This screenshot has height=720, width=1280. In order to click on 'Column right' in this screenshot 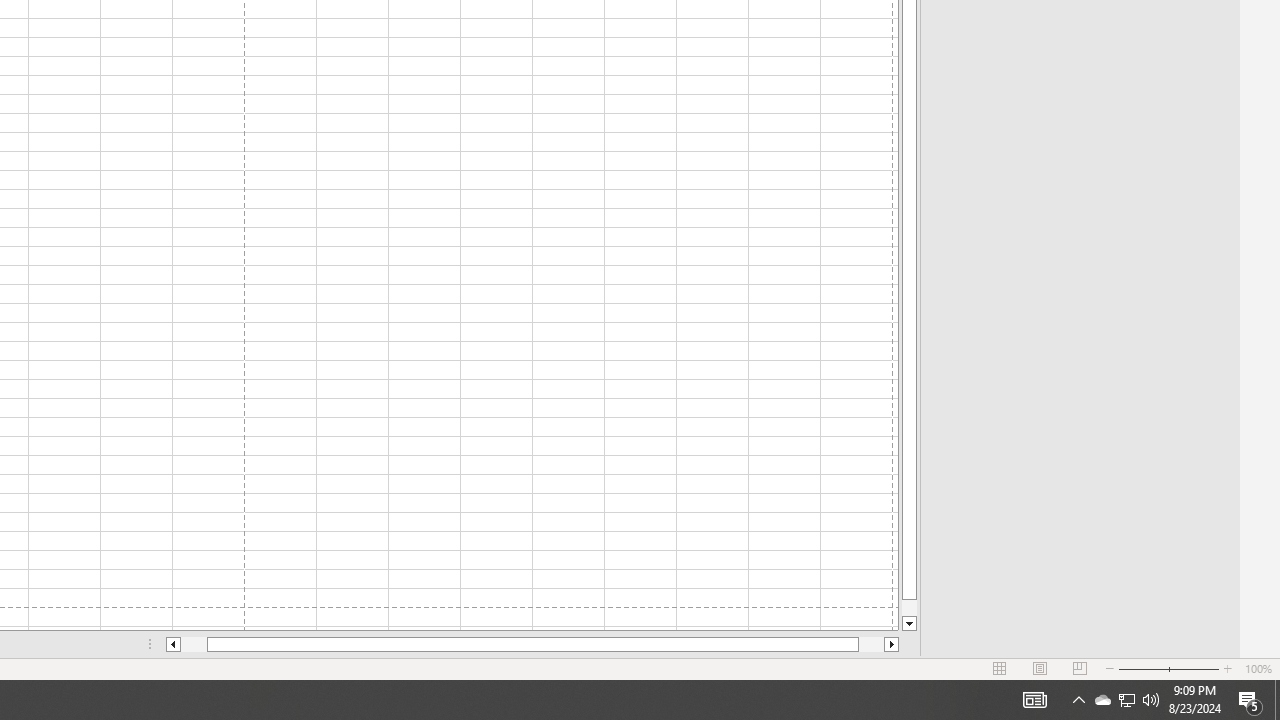, I will do `click(891, 644)`.